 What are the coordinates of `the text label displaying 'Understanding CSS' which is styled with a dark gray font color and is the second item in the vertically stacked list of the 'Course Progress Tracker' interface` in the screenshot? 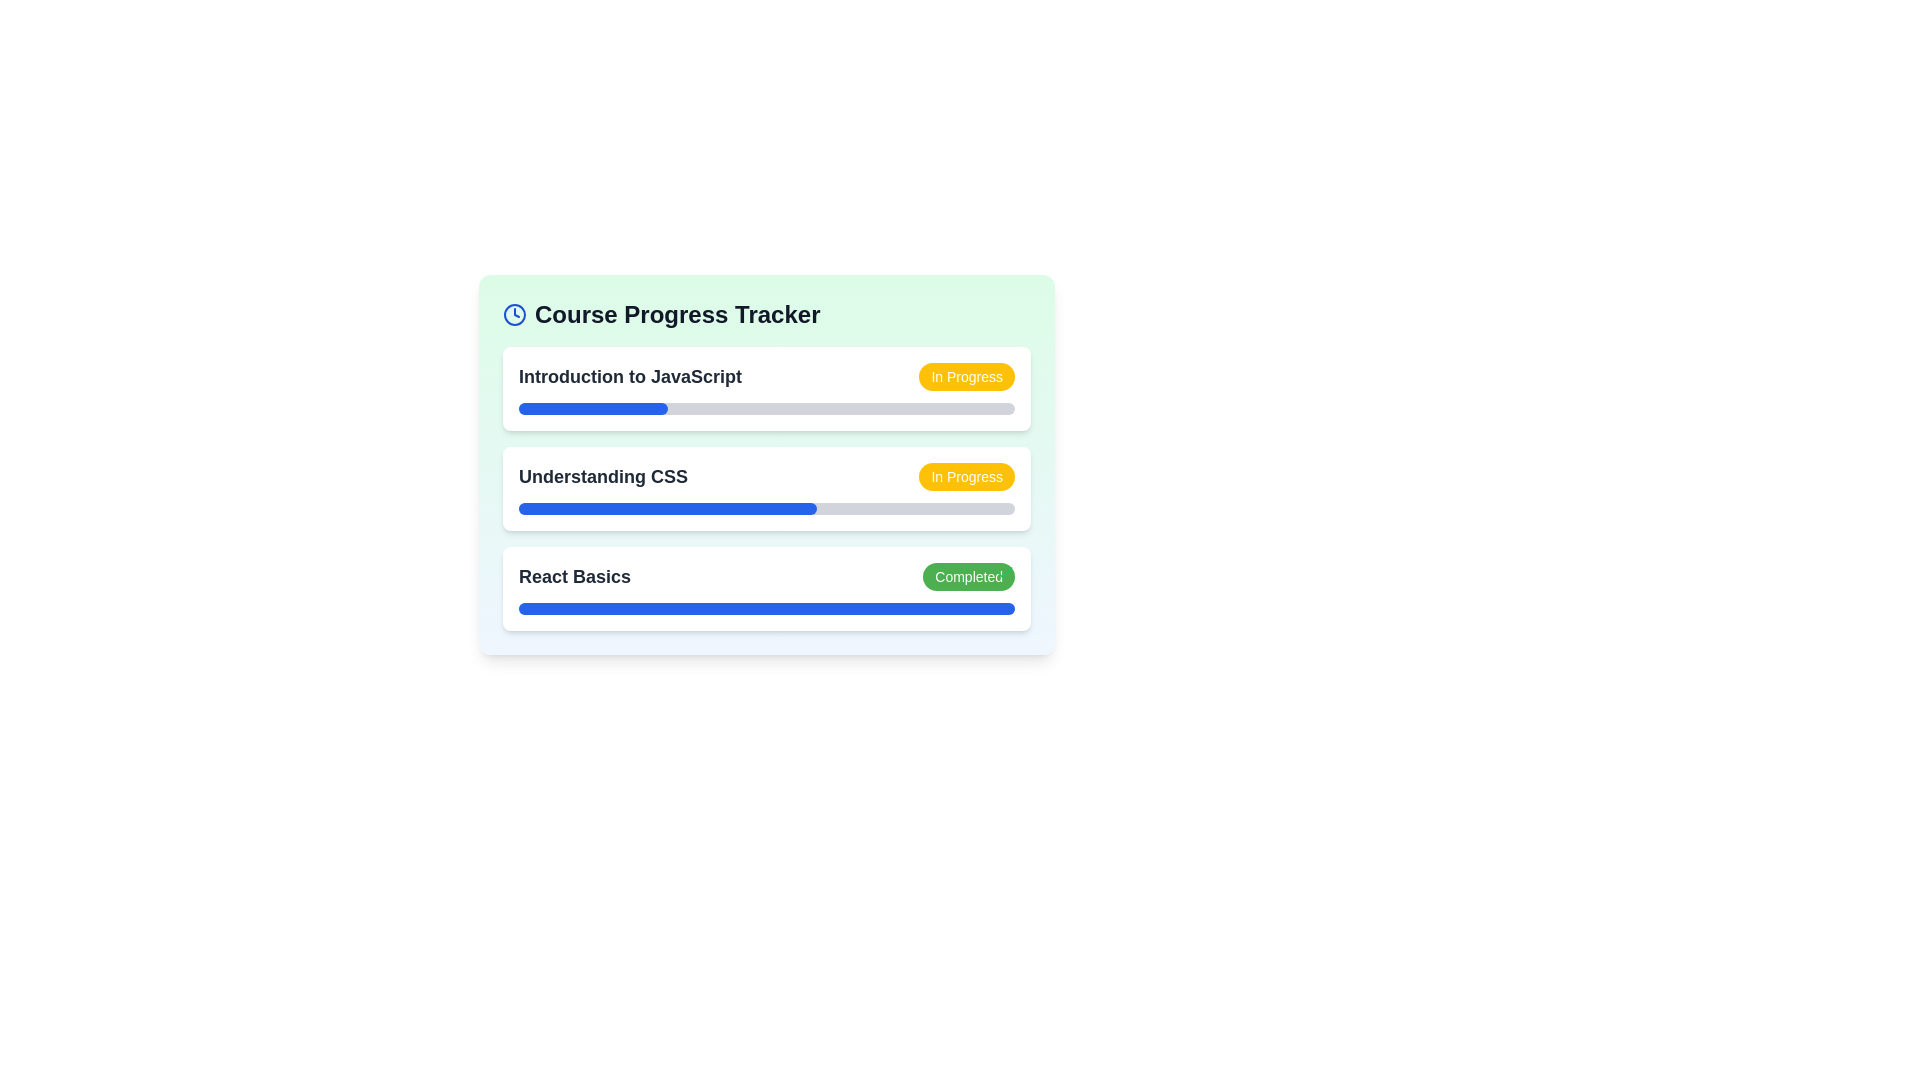 It's located at (602, 477).